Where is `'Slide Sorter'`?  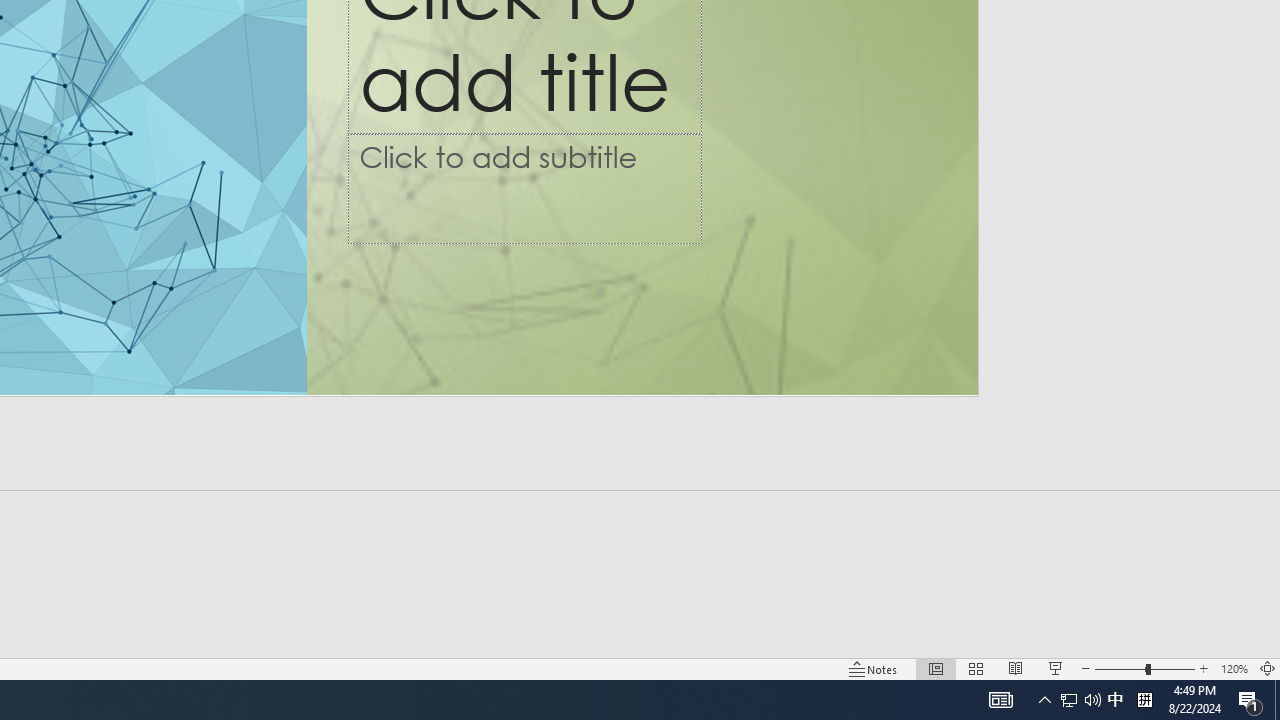
'Slide Sorter' is located at coordinates (976, 669).